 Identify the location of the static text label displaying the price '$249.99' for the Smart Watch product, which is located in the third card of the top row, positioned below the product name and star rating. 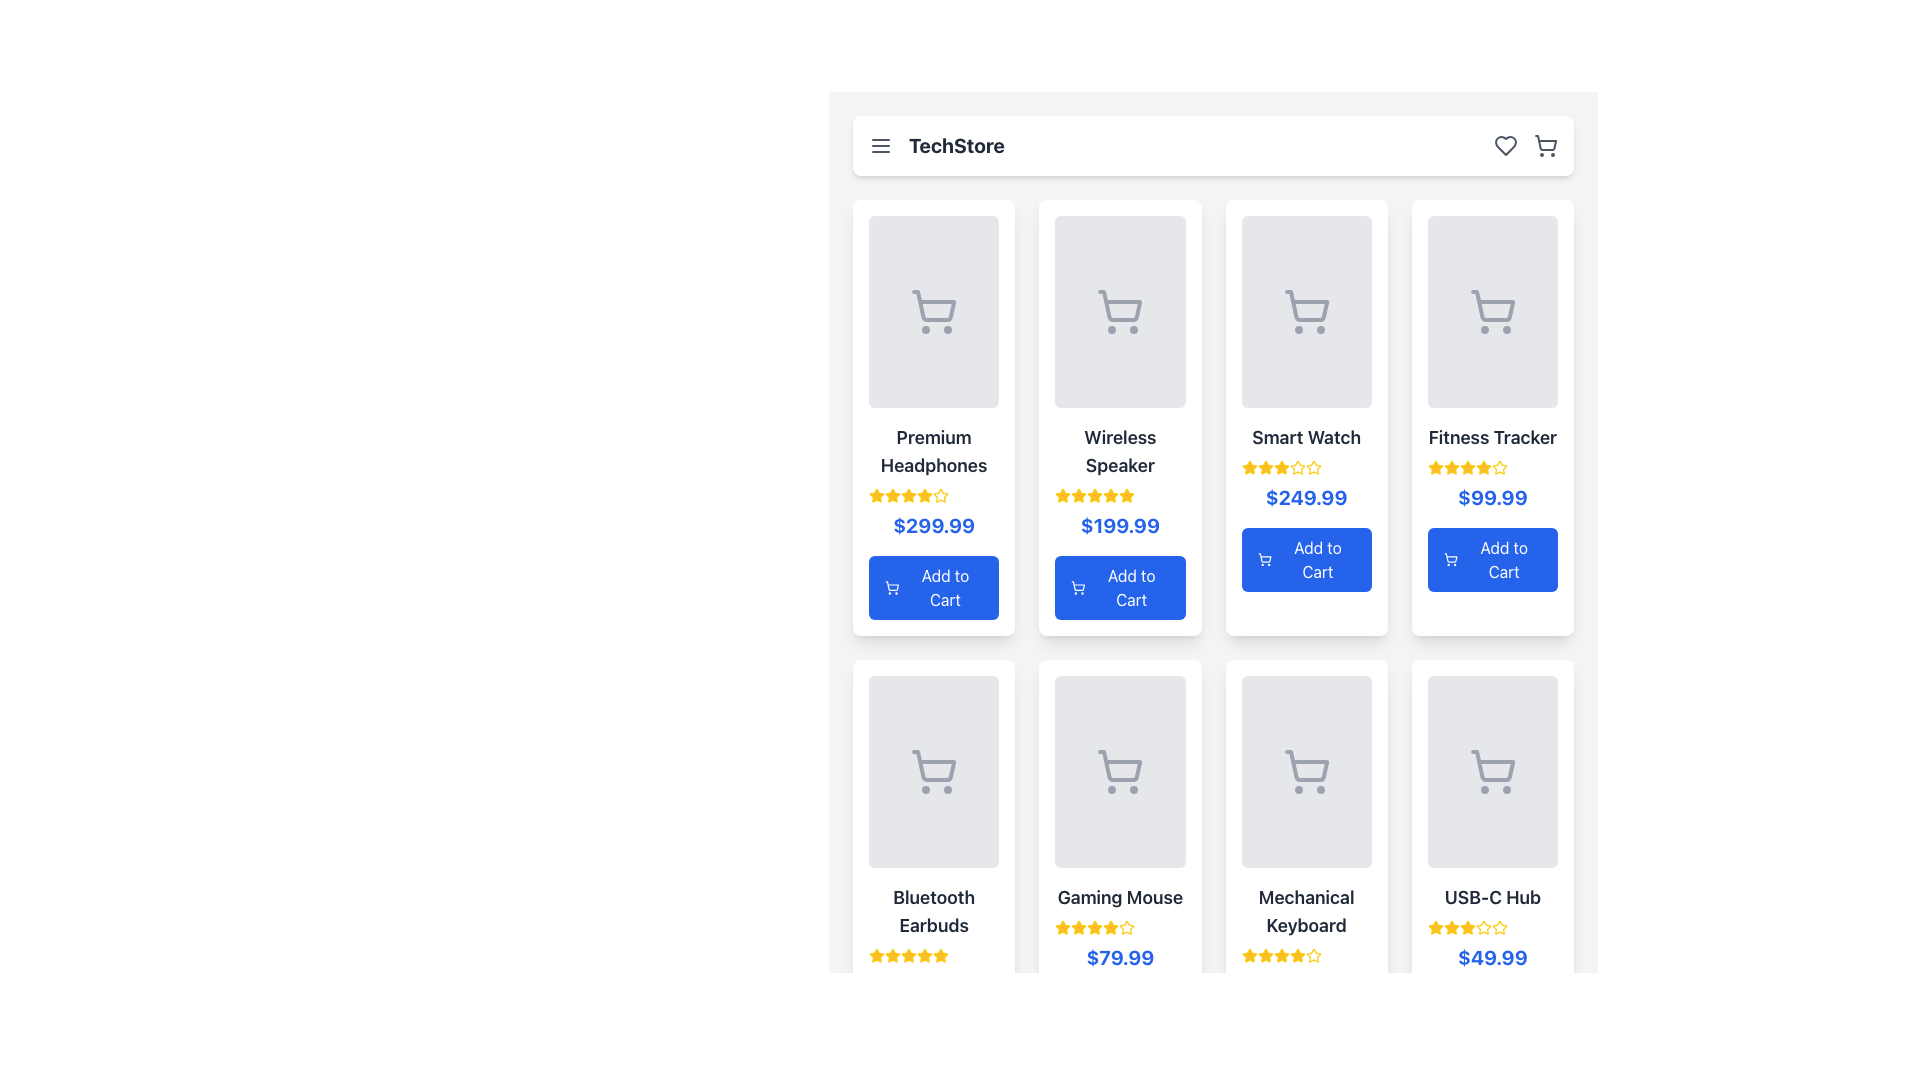
(1306, 496).